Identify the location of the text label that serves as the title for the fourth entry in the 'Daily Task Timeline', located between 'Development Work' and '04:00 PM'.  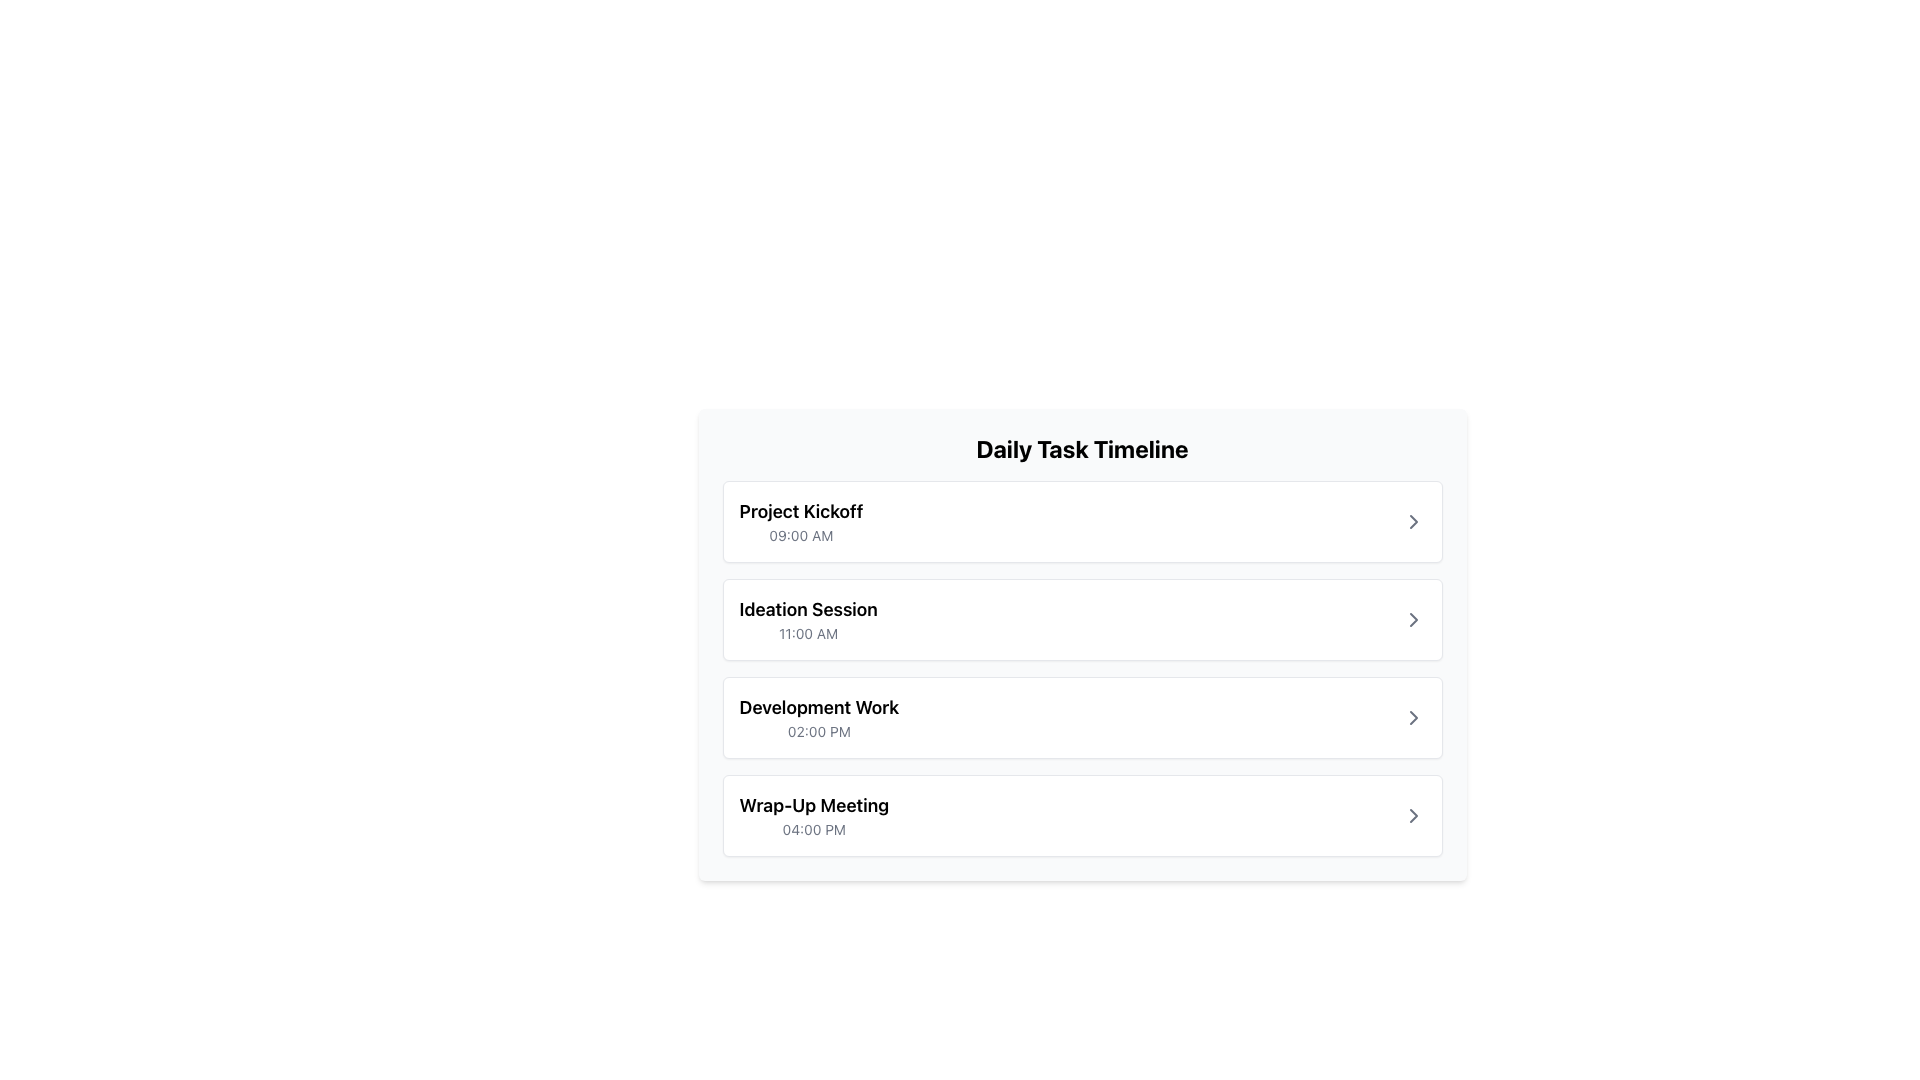
(814, 805).